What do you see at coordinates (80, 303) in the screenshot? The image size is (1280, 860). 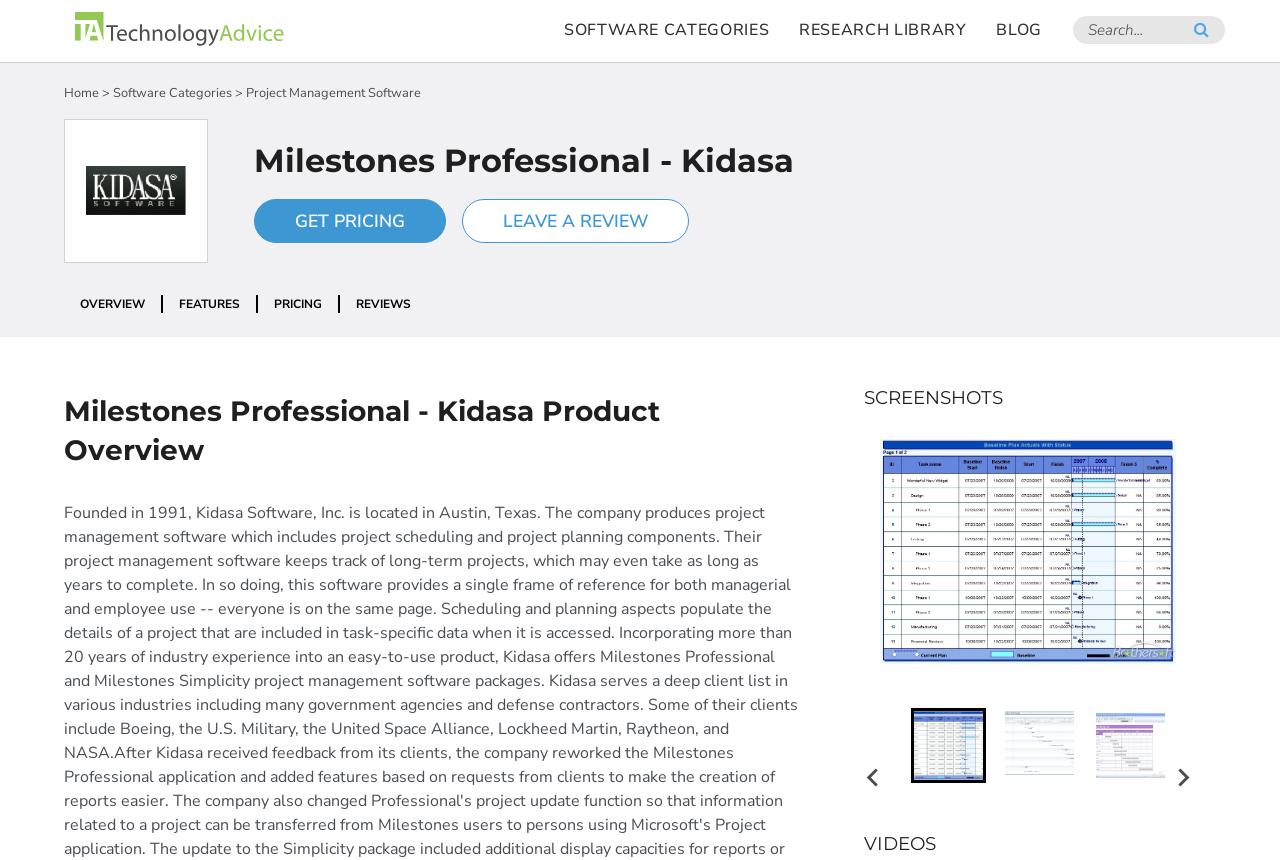 I see `'Overview'` at bounding box center [80, 303].